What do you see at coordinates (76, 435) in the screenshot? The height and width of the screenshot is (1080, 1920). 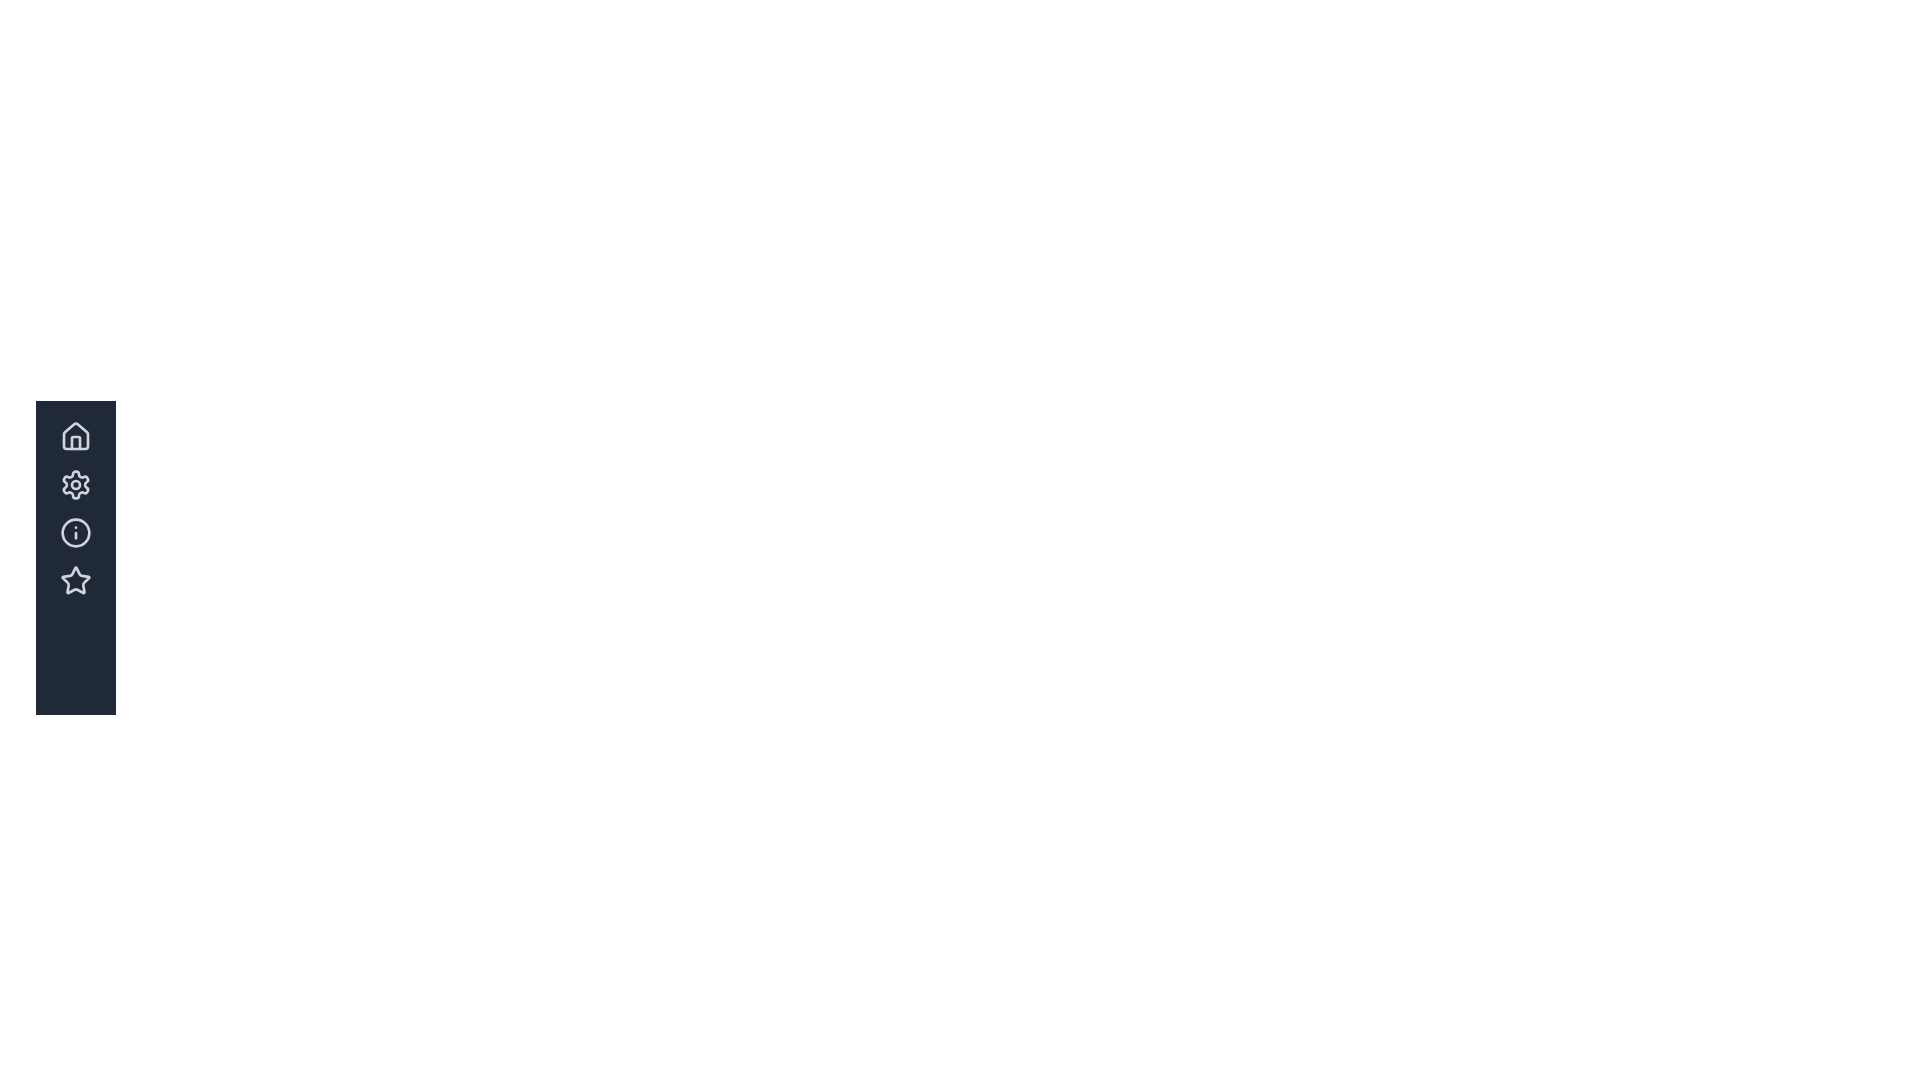 I see `the gray house icon located at the top of the sidebar menu` at bounding box center [76, 435].